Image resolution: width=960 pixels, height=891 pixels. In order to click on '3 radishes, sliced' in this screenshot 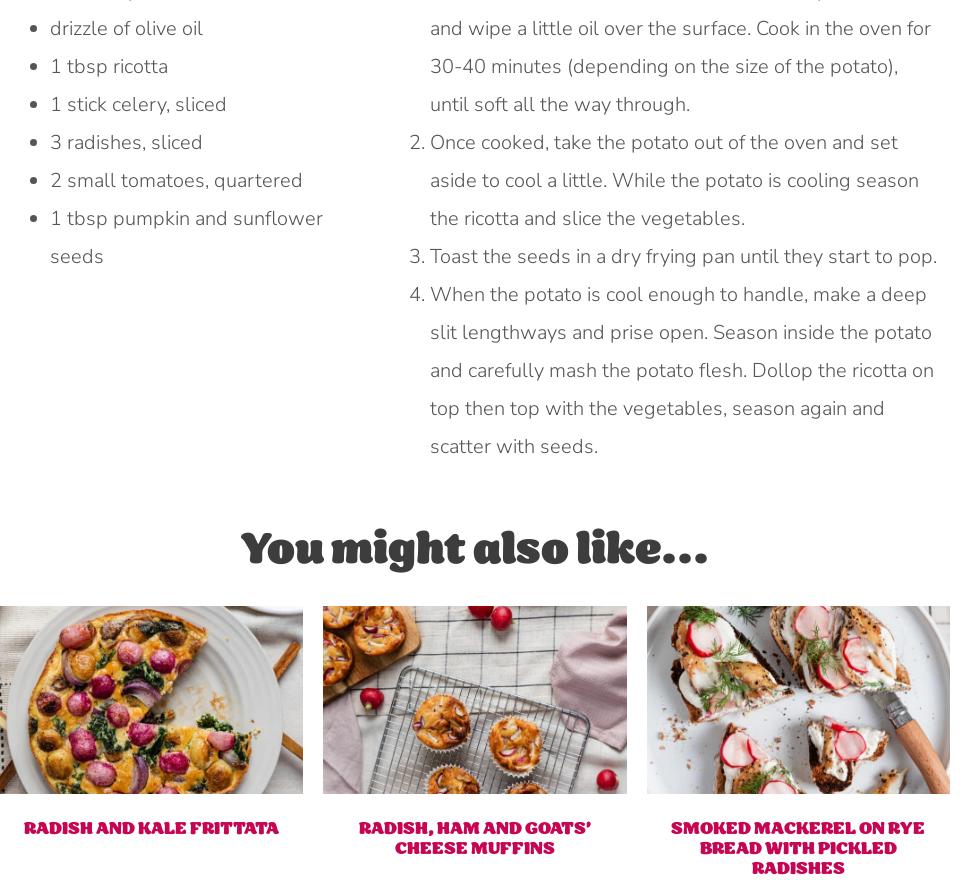, I will do `click(125, 140)`.